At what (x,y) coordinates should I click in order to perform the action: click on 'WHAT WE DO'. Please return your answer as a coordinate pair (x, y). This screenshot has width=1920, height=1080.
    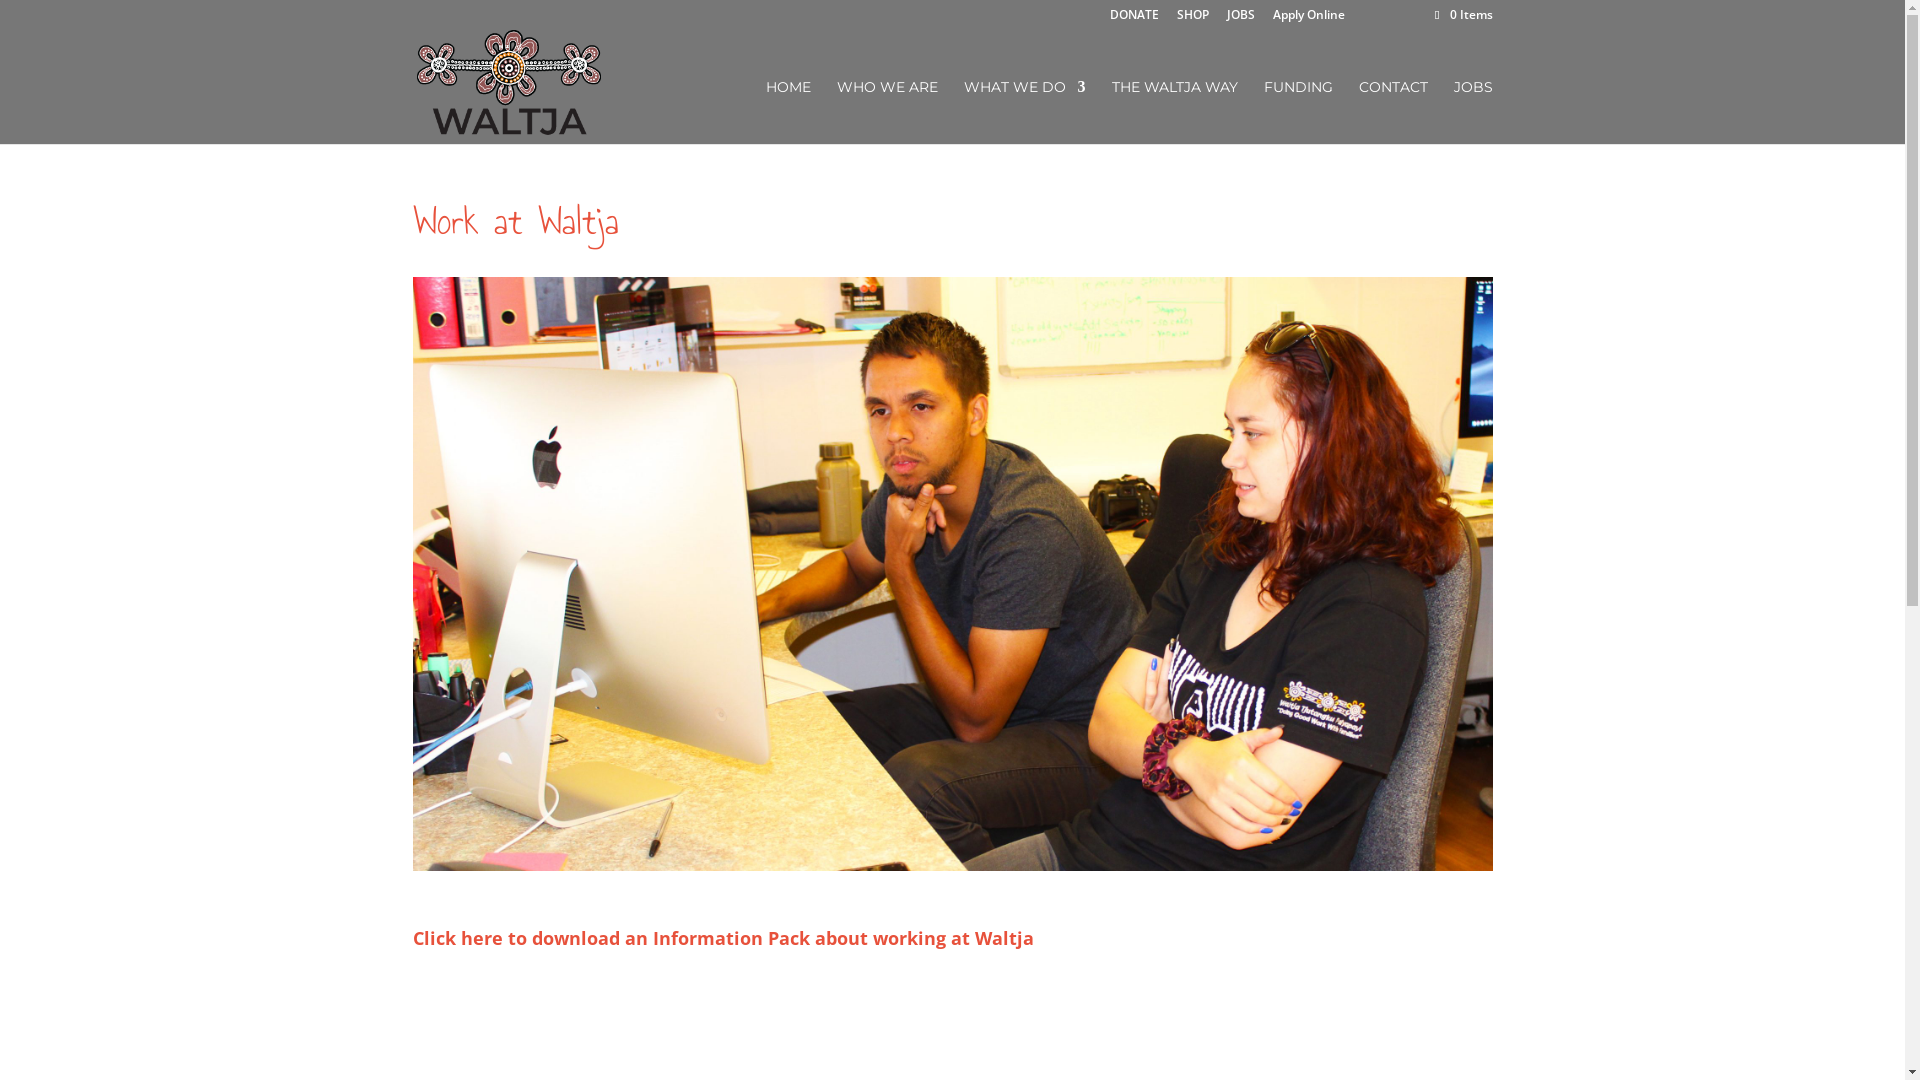
    Looking at the image, I should click on (1025, 111).